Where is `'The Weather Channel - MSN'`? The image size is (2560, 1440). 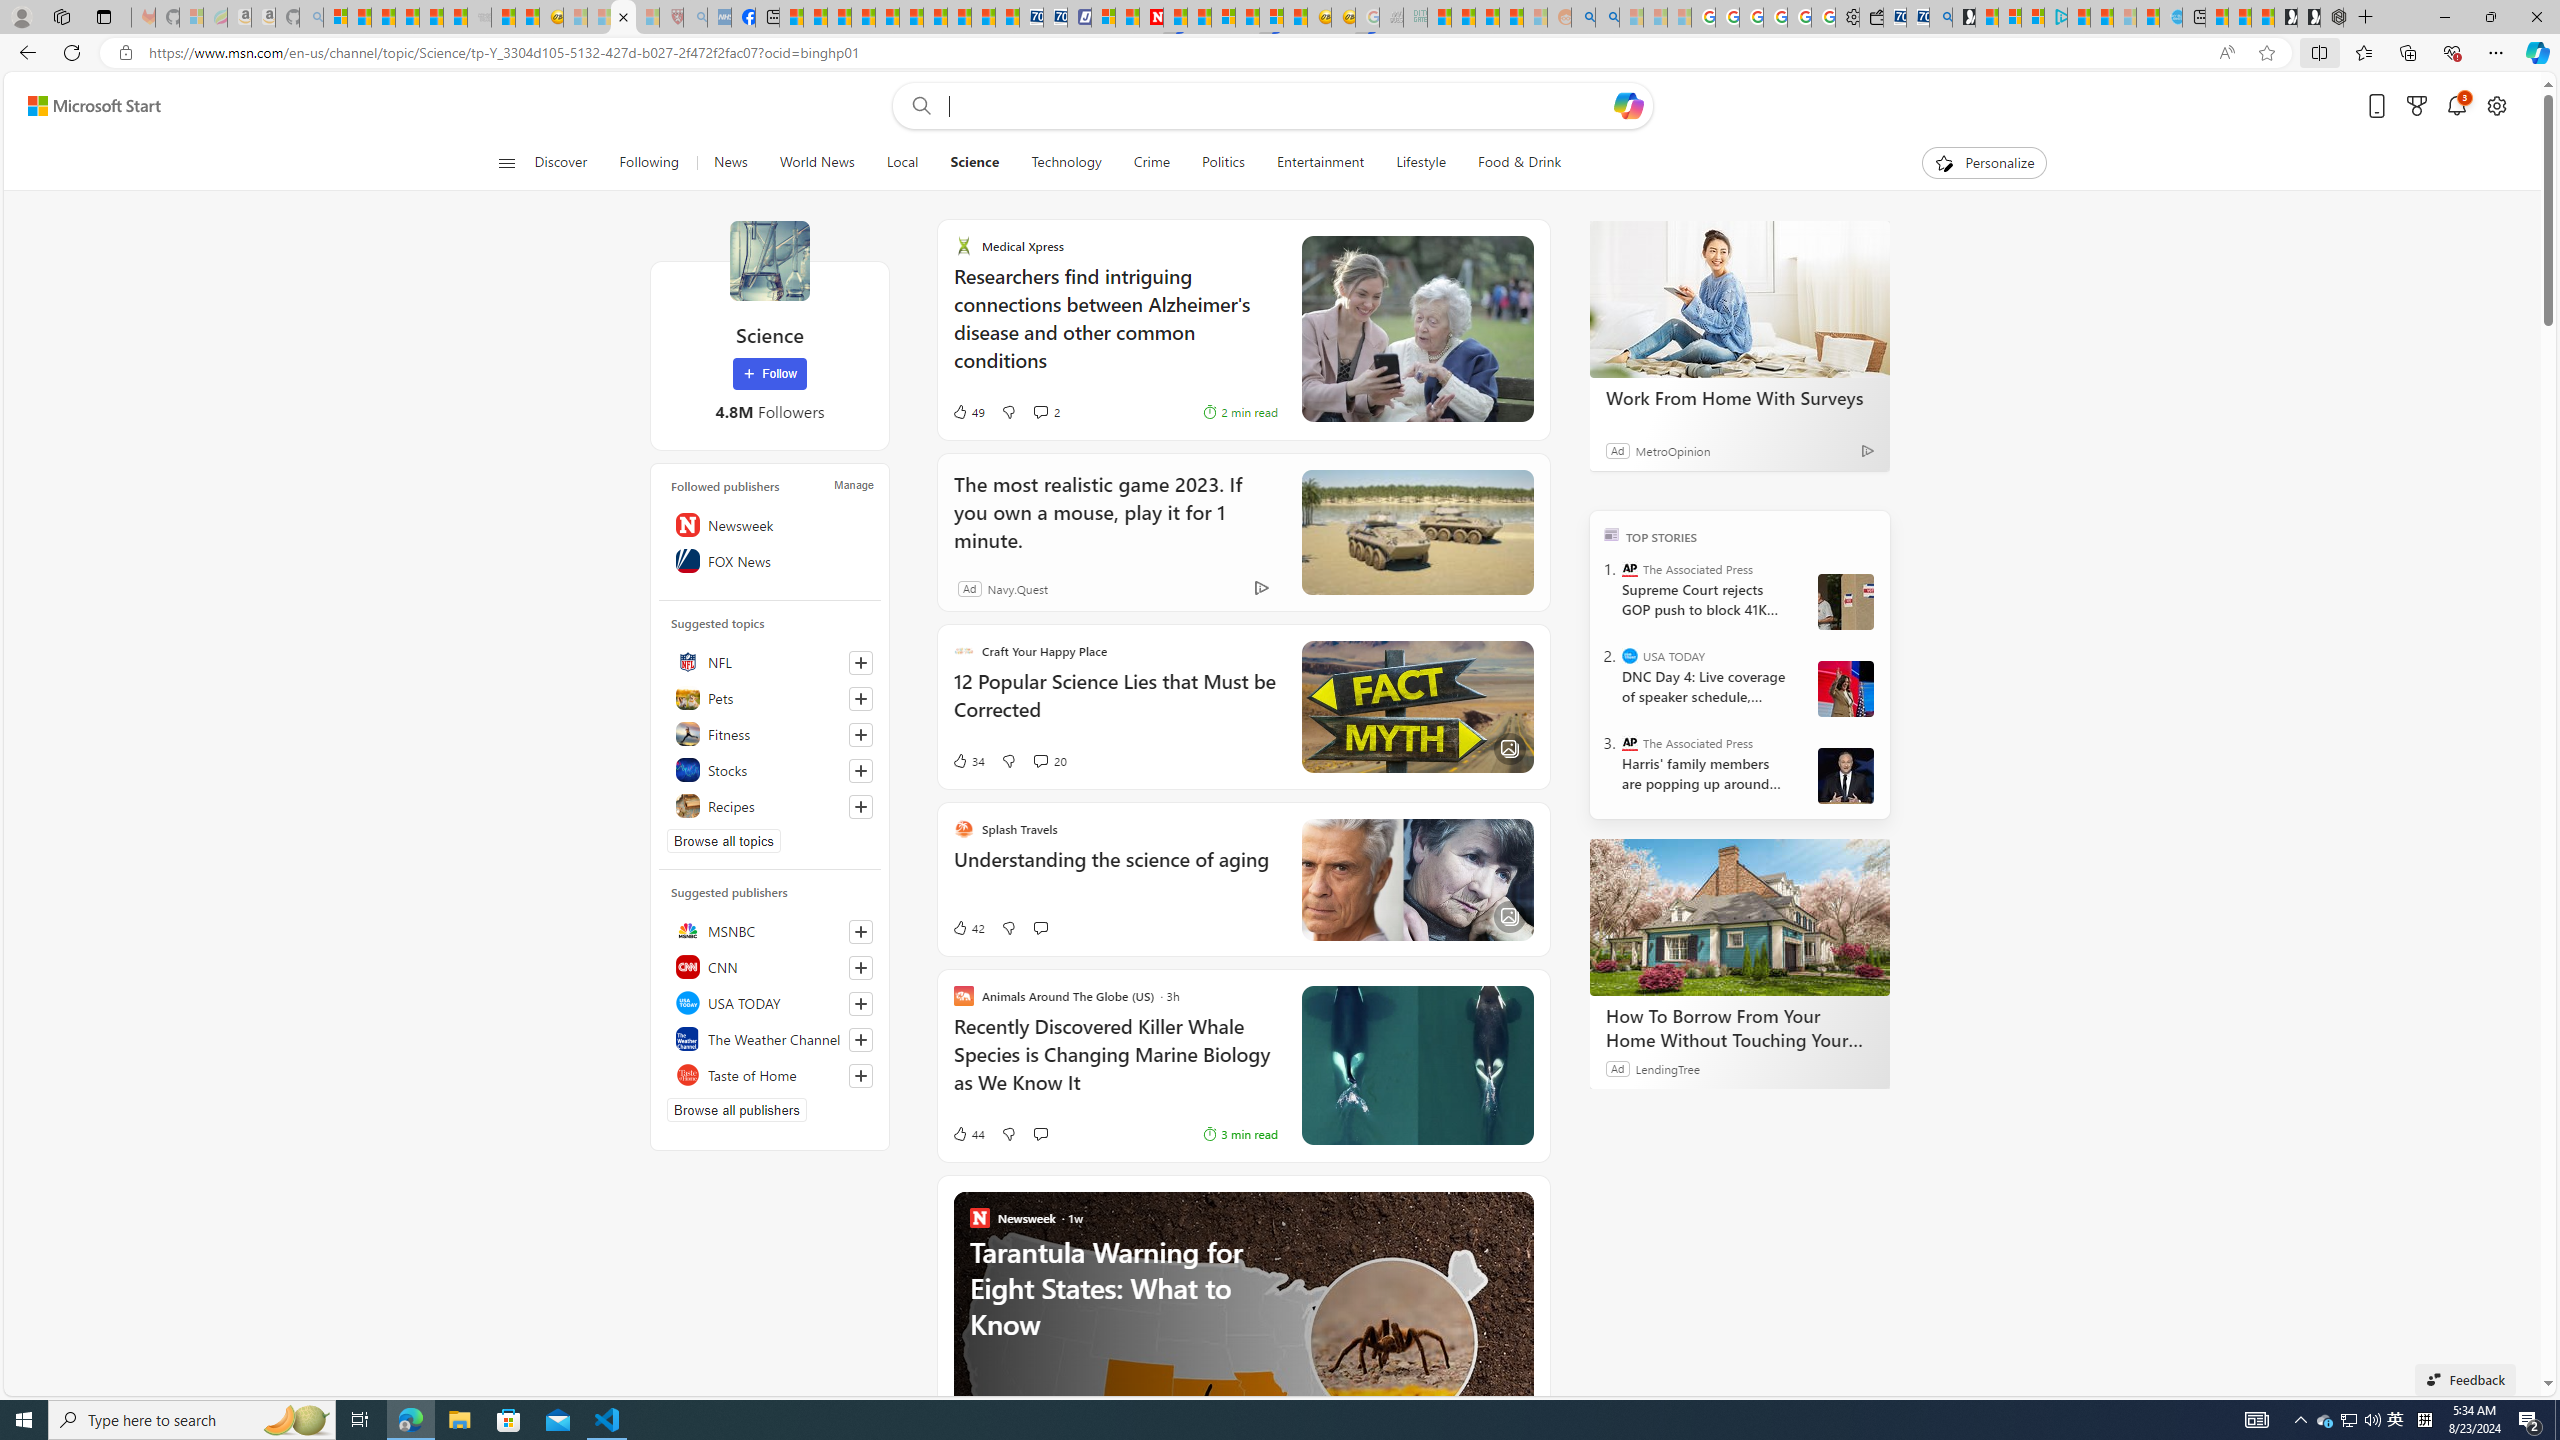 'The Weather Channel - MSN' is located at coordinates (383, 16).